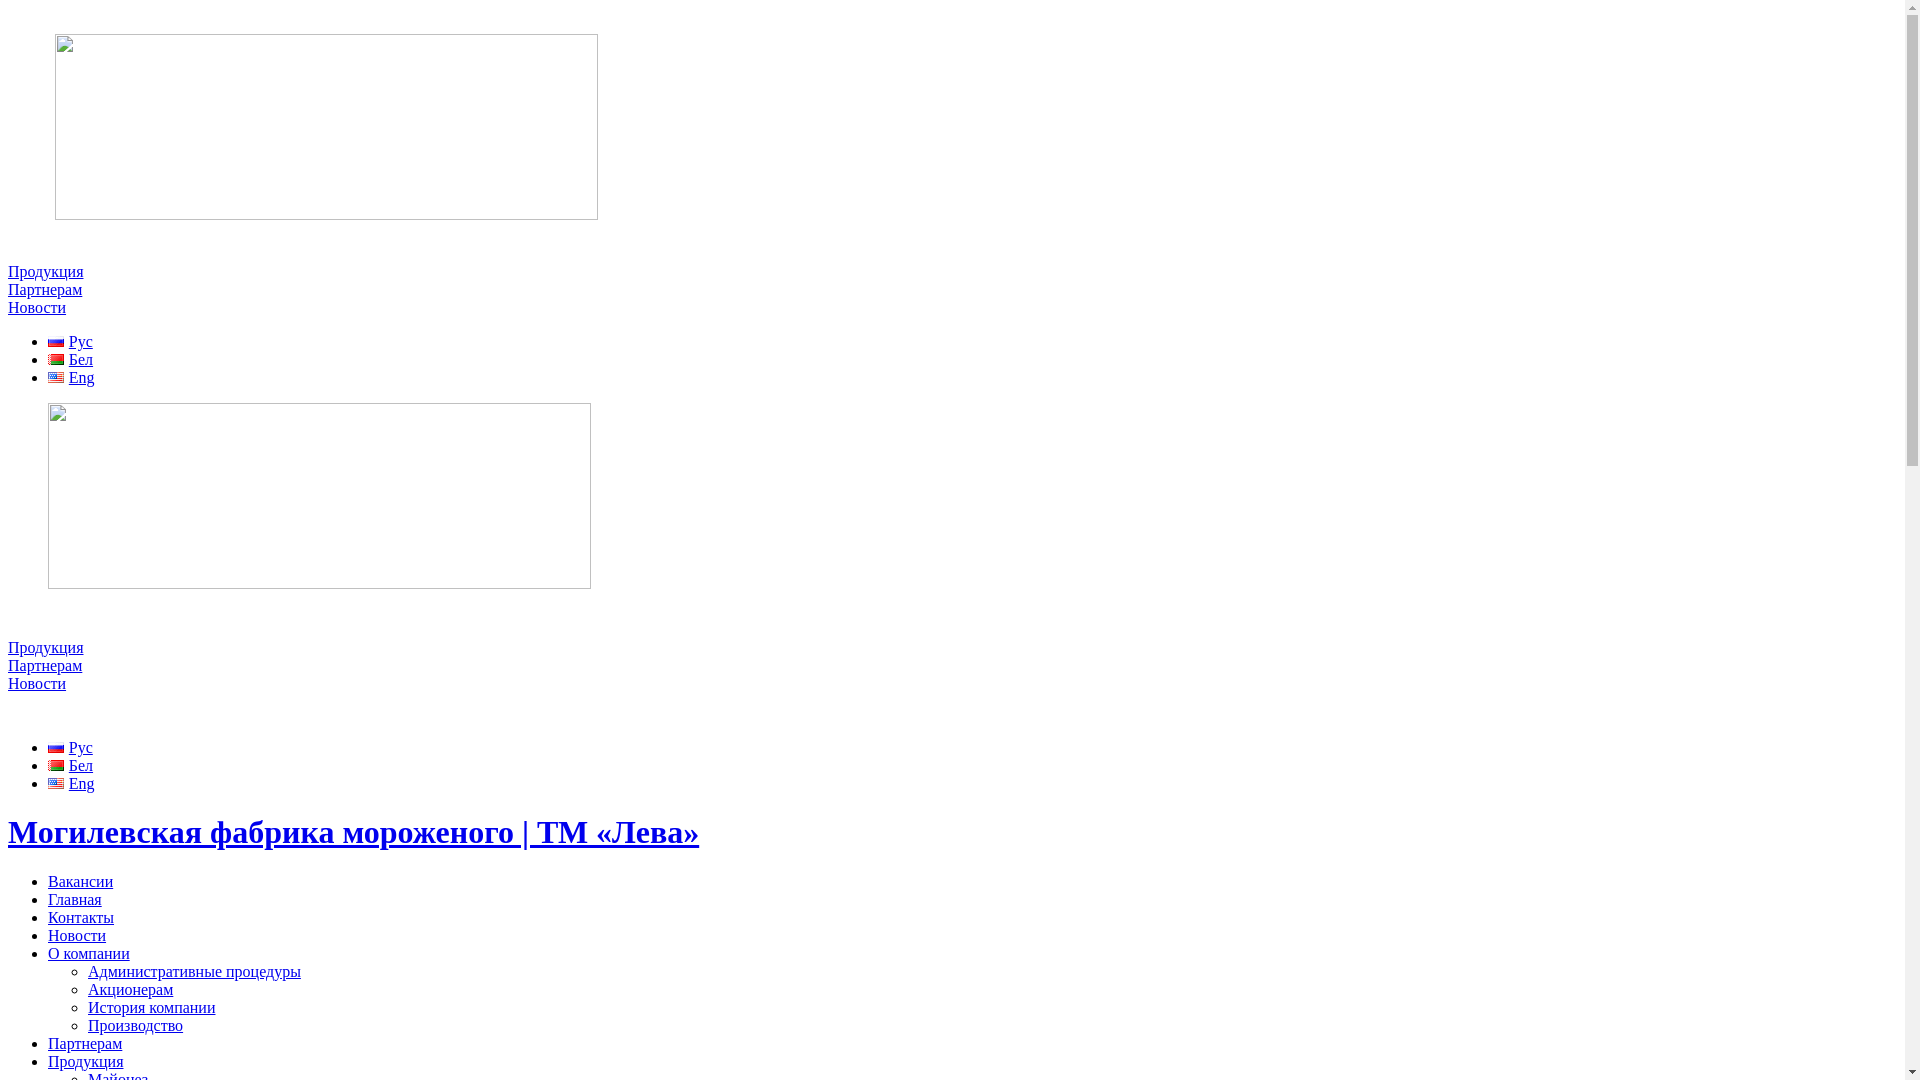  What do you see at coordinates (71, 782) in the screenshot?
I see `'Eng'` at bounding box center [71, 782].